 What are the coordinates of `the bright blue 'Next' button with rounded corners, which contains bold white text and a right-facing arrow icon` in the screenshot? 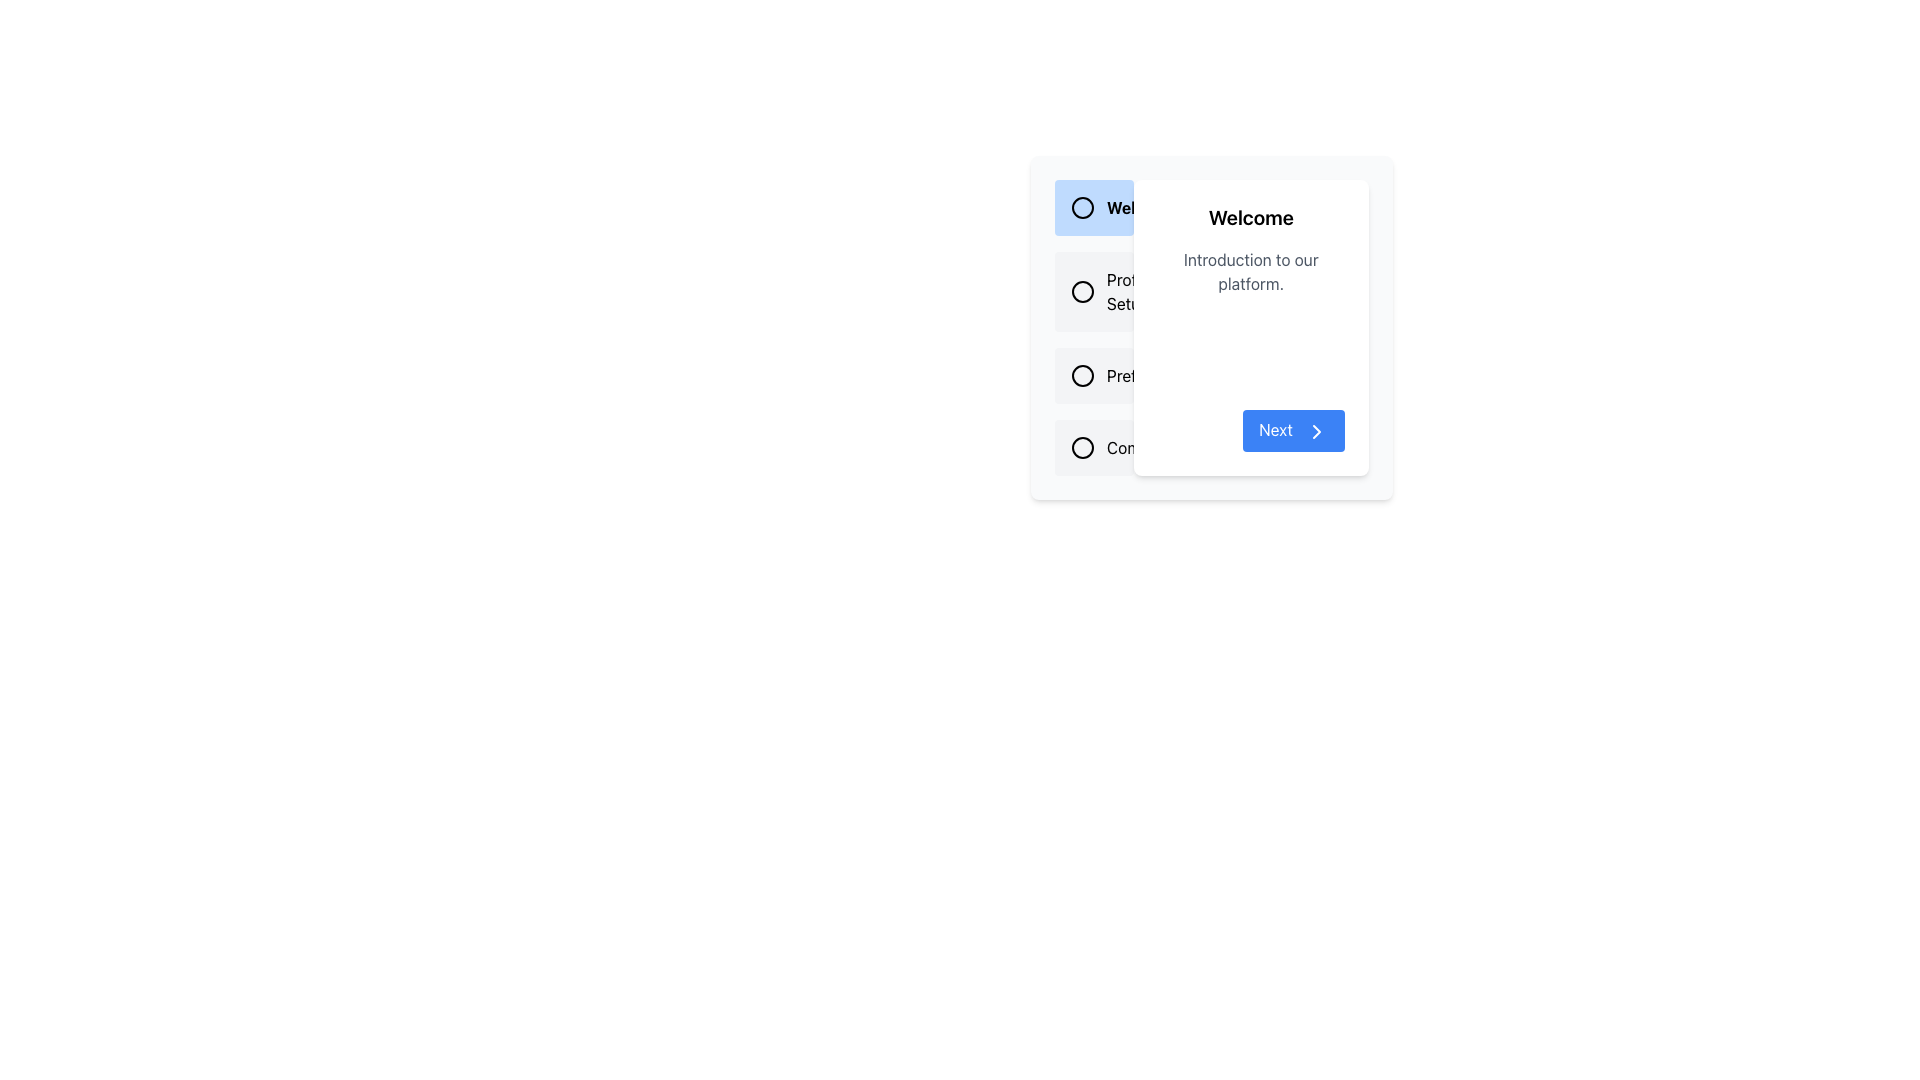 It's located at (1294, 430).